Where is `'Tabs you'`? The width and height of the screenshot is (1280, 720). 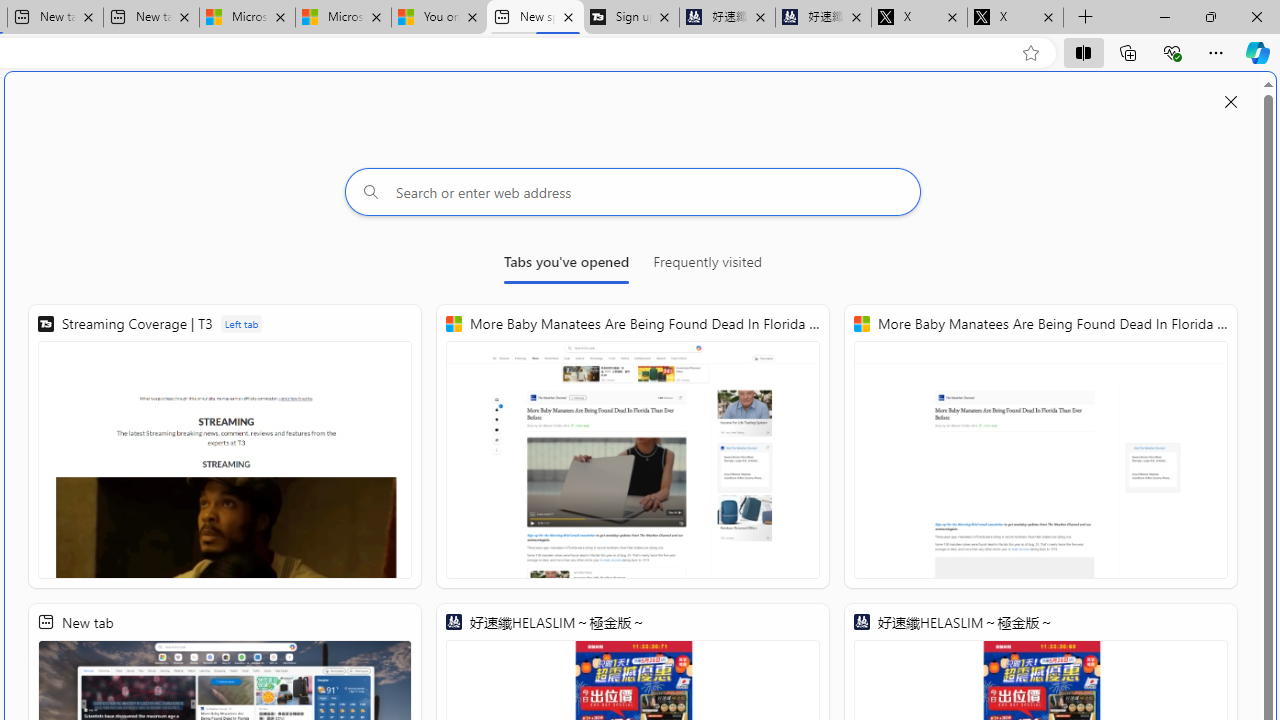
'Tabs you' is located at coordinates (565, 265).